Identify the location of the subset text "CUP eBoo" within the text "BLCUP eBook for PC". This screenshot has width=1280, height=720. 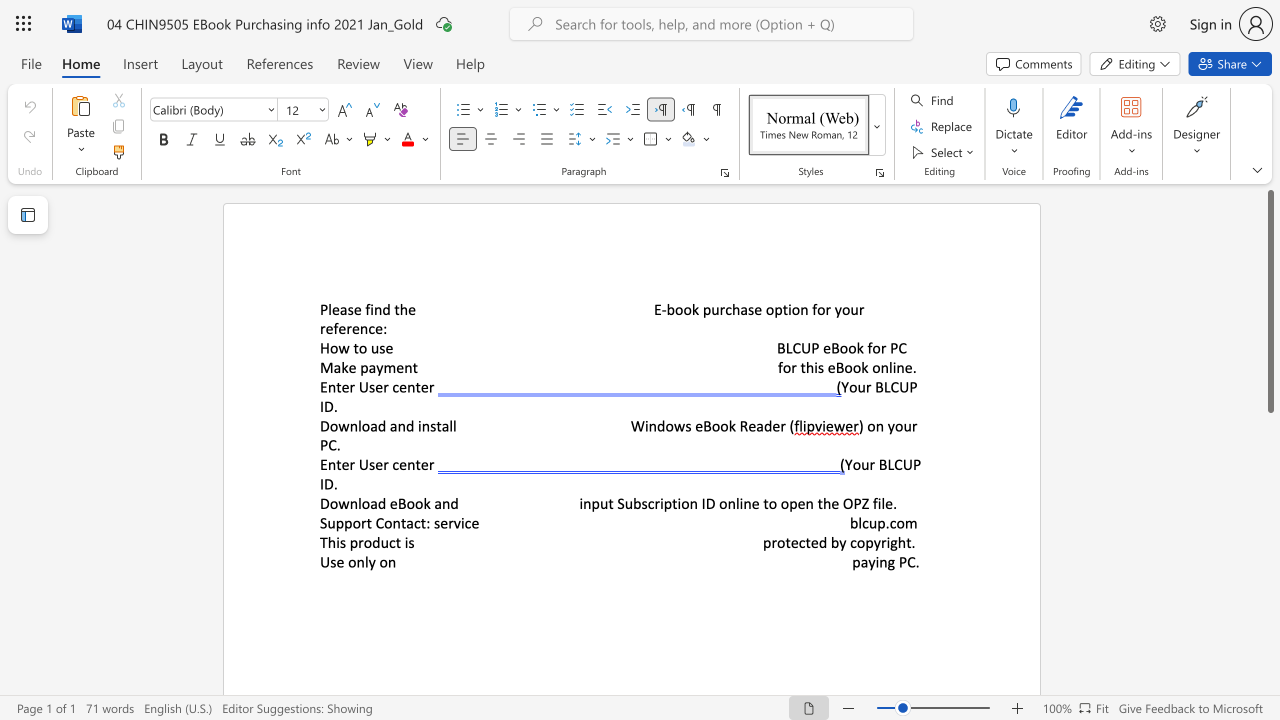
(791, 347).